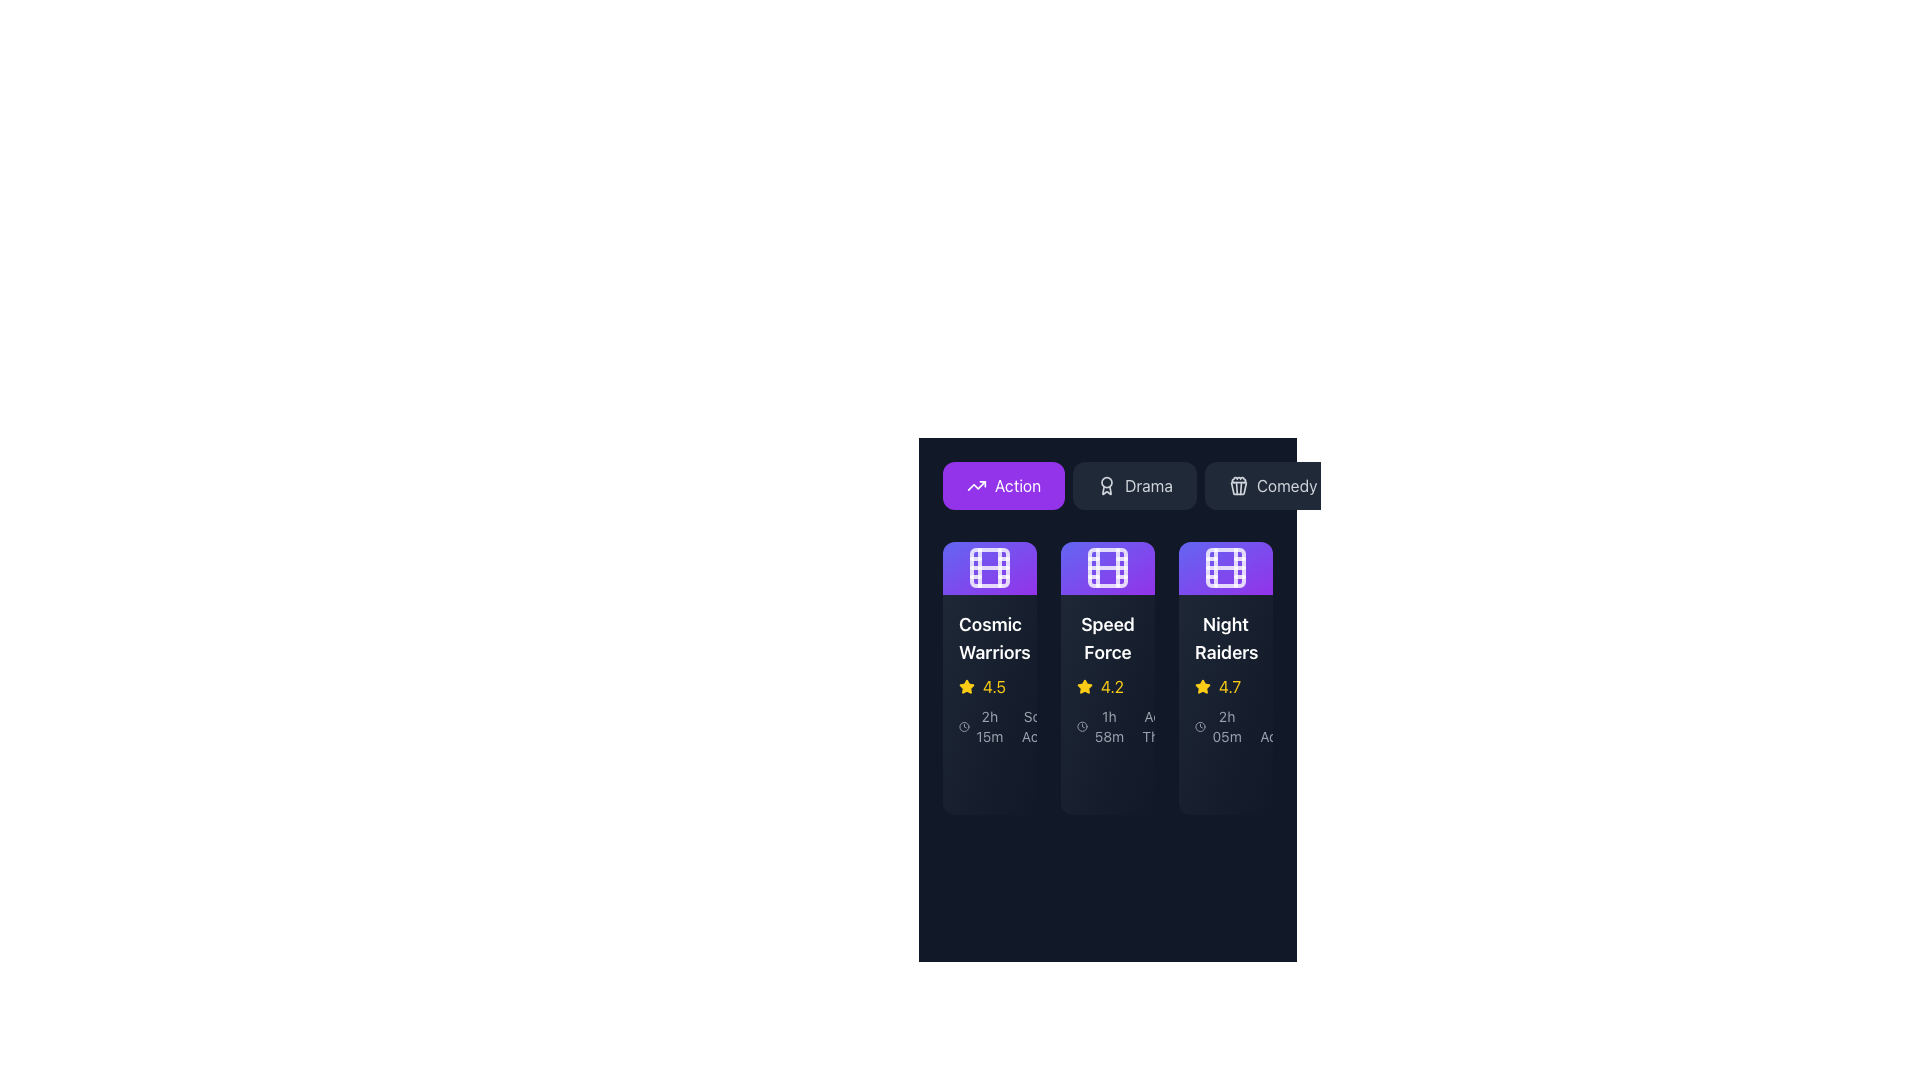 This screenshot has height=1080, width=1920. What do you see at coordinates (1224, 726) in the screenshot?
I see `the clock icon located to the left of the duration indicator '2h 05m' in the 'Night Raiders' card, which is the third card in the list` at bounding box center [1224, 726].